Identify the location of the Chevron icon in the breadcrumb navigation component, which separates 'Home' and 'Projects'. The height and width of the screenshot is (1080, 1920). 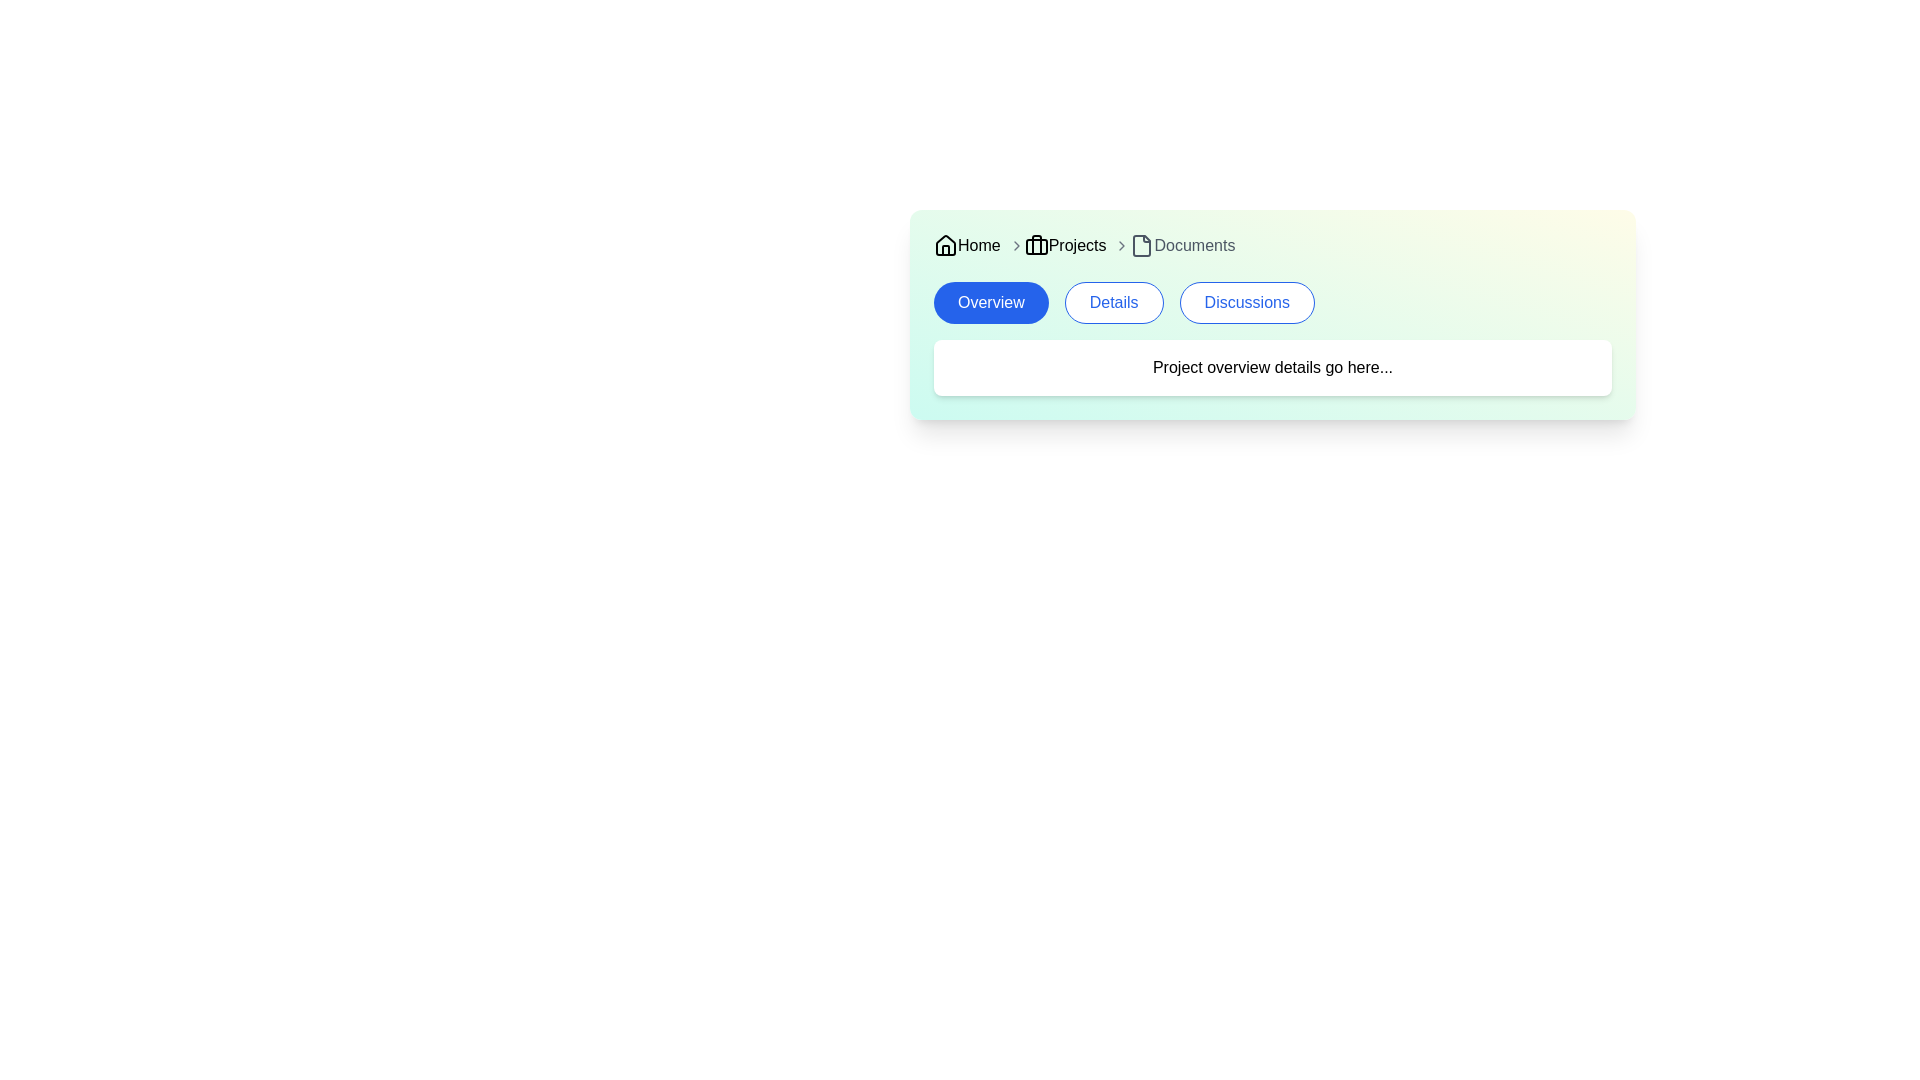
(1016, 245).